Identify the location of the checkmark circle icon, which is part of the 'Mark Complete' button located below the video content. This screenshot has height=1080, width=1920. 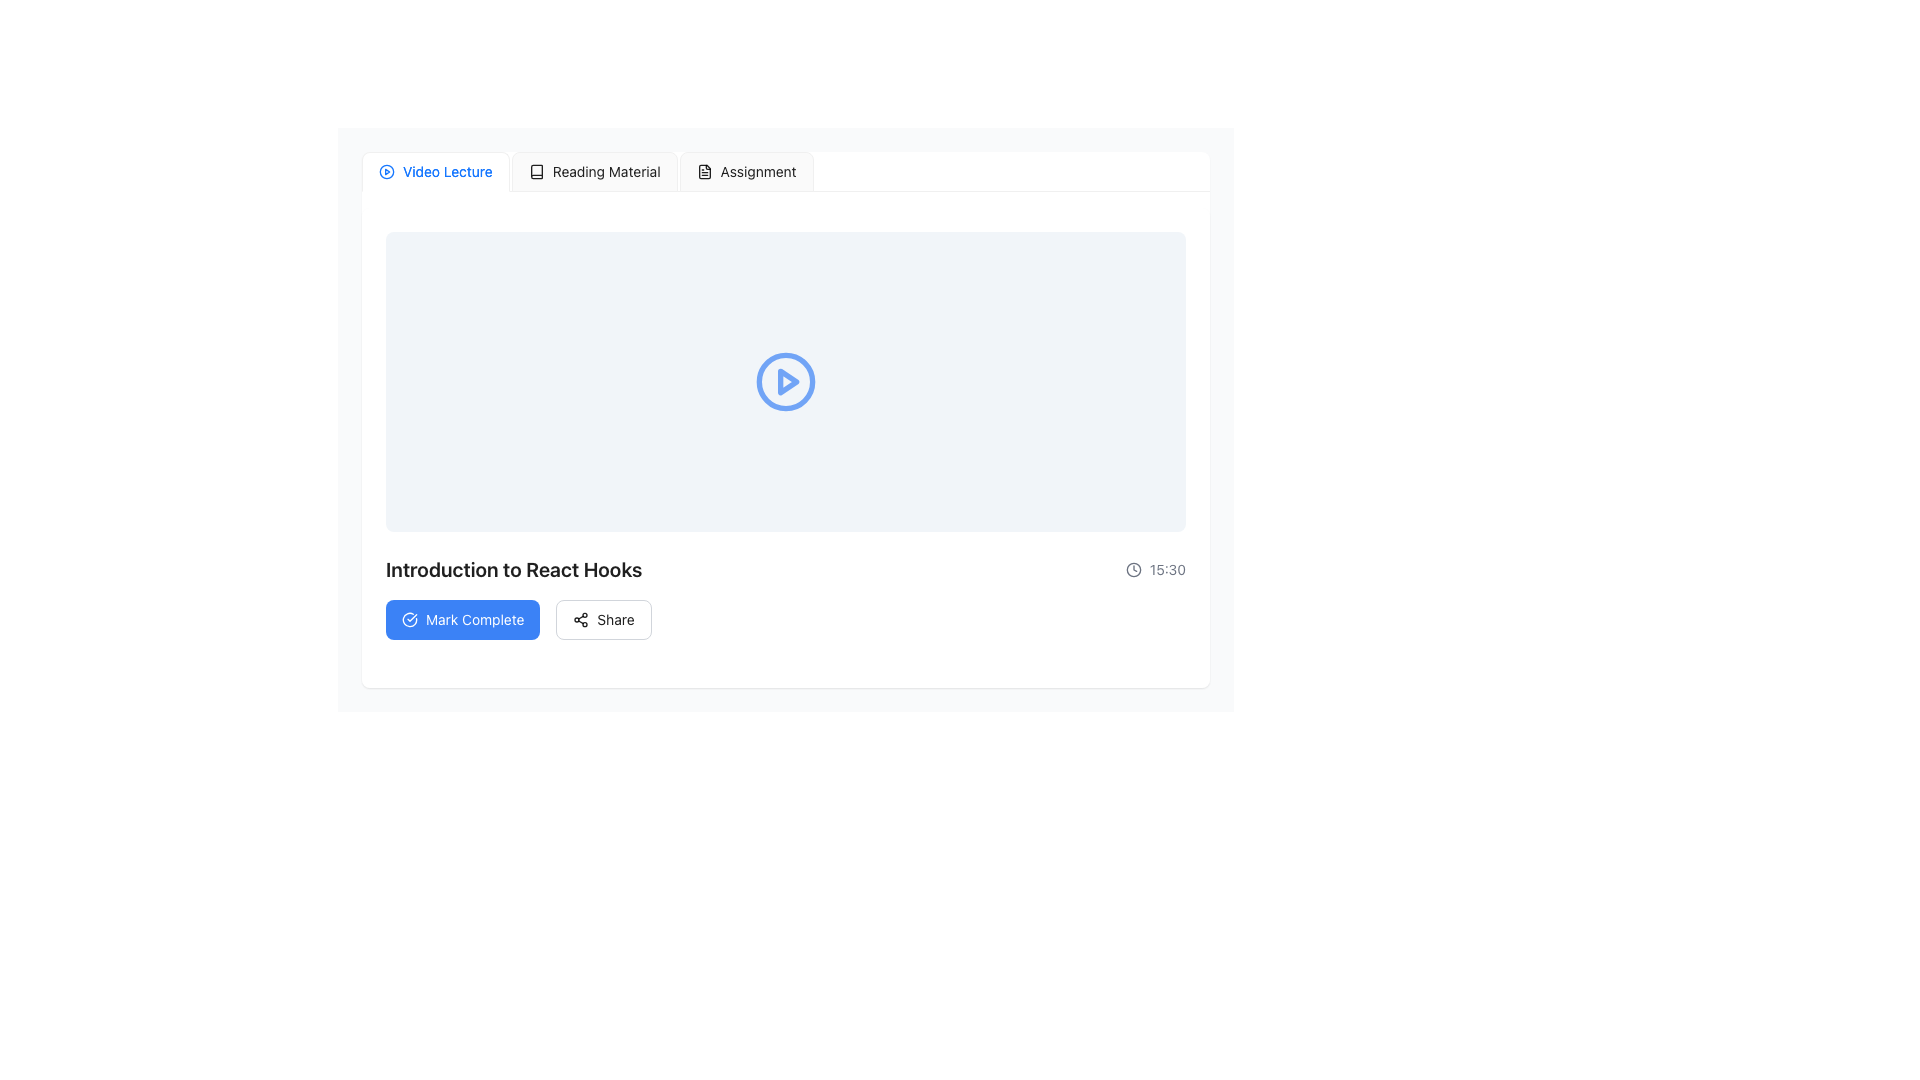
(408, 619).